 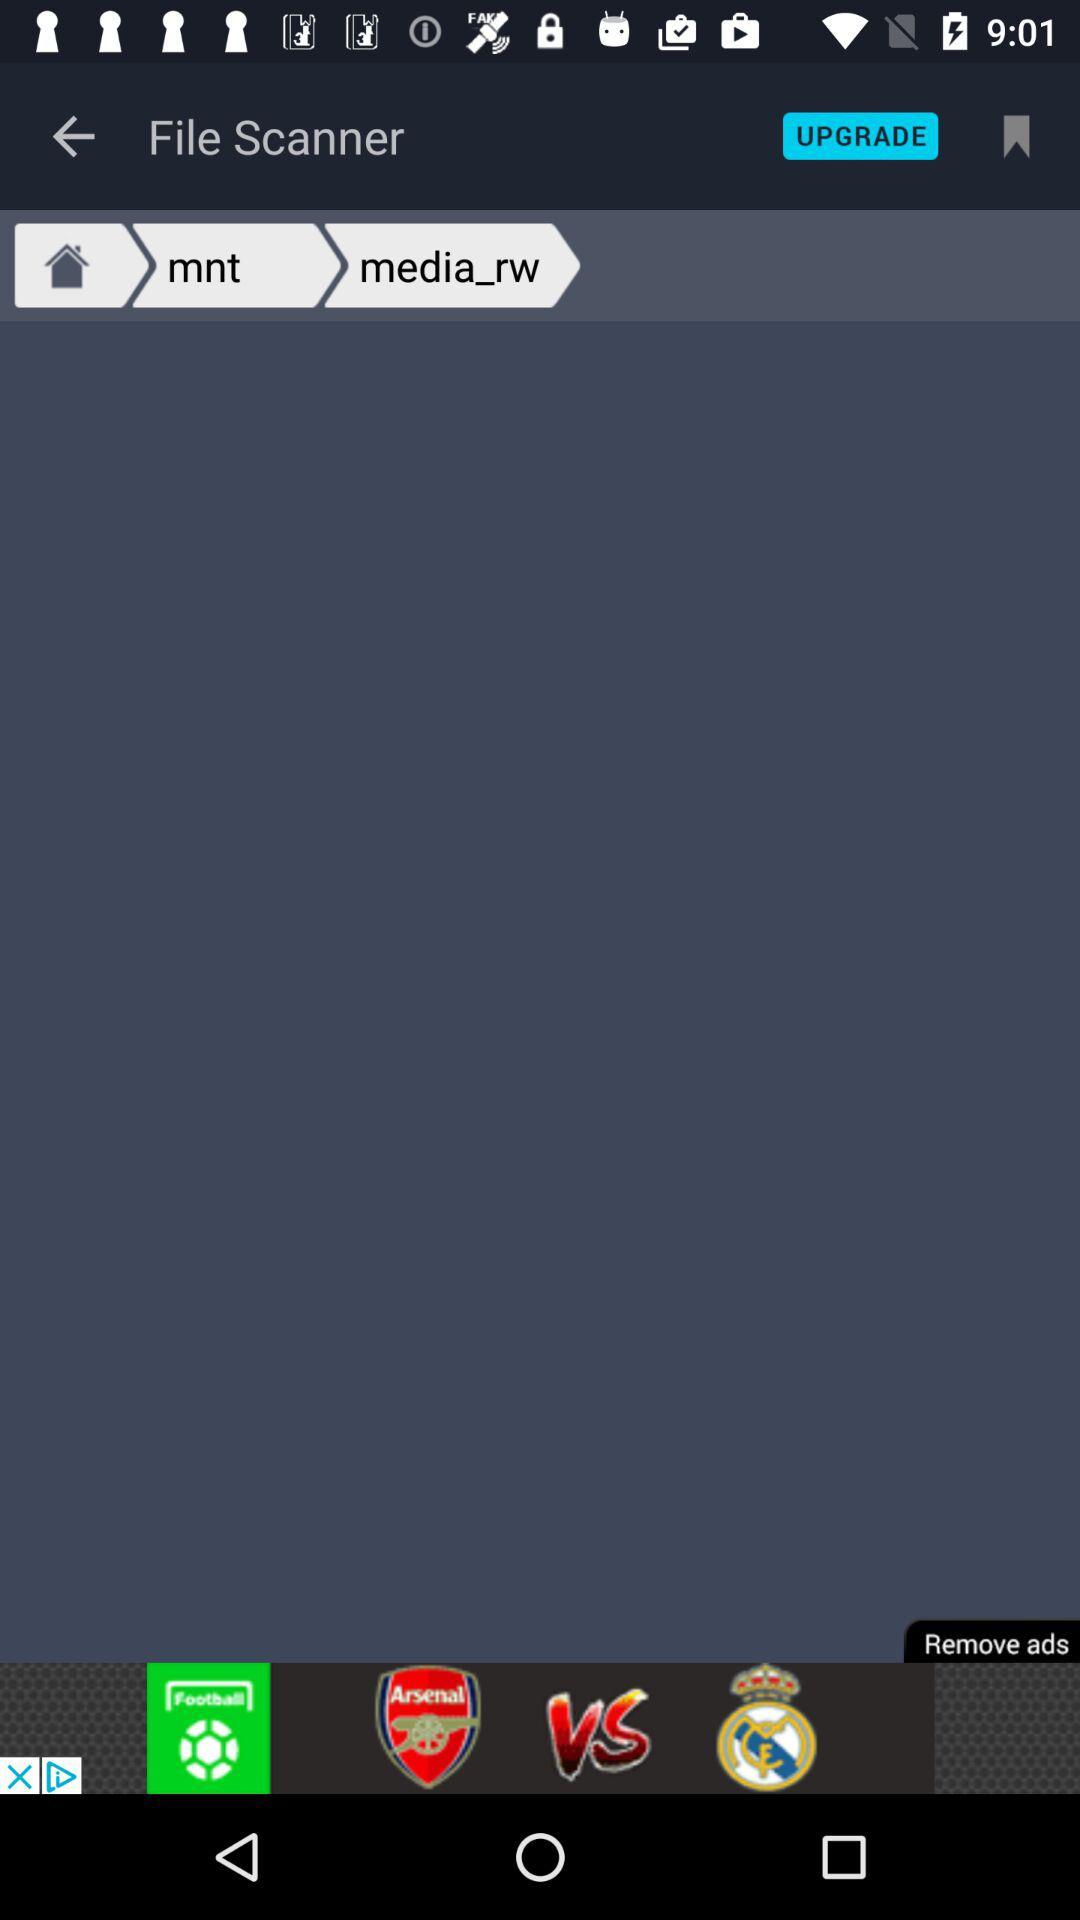 I want to click on open upgrade option, so click(x=859, y=135).